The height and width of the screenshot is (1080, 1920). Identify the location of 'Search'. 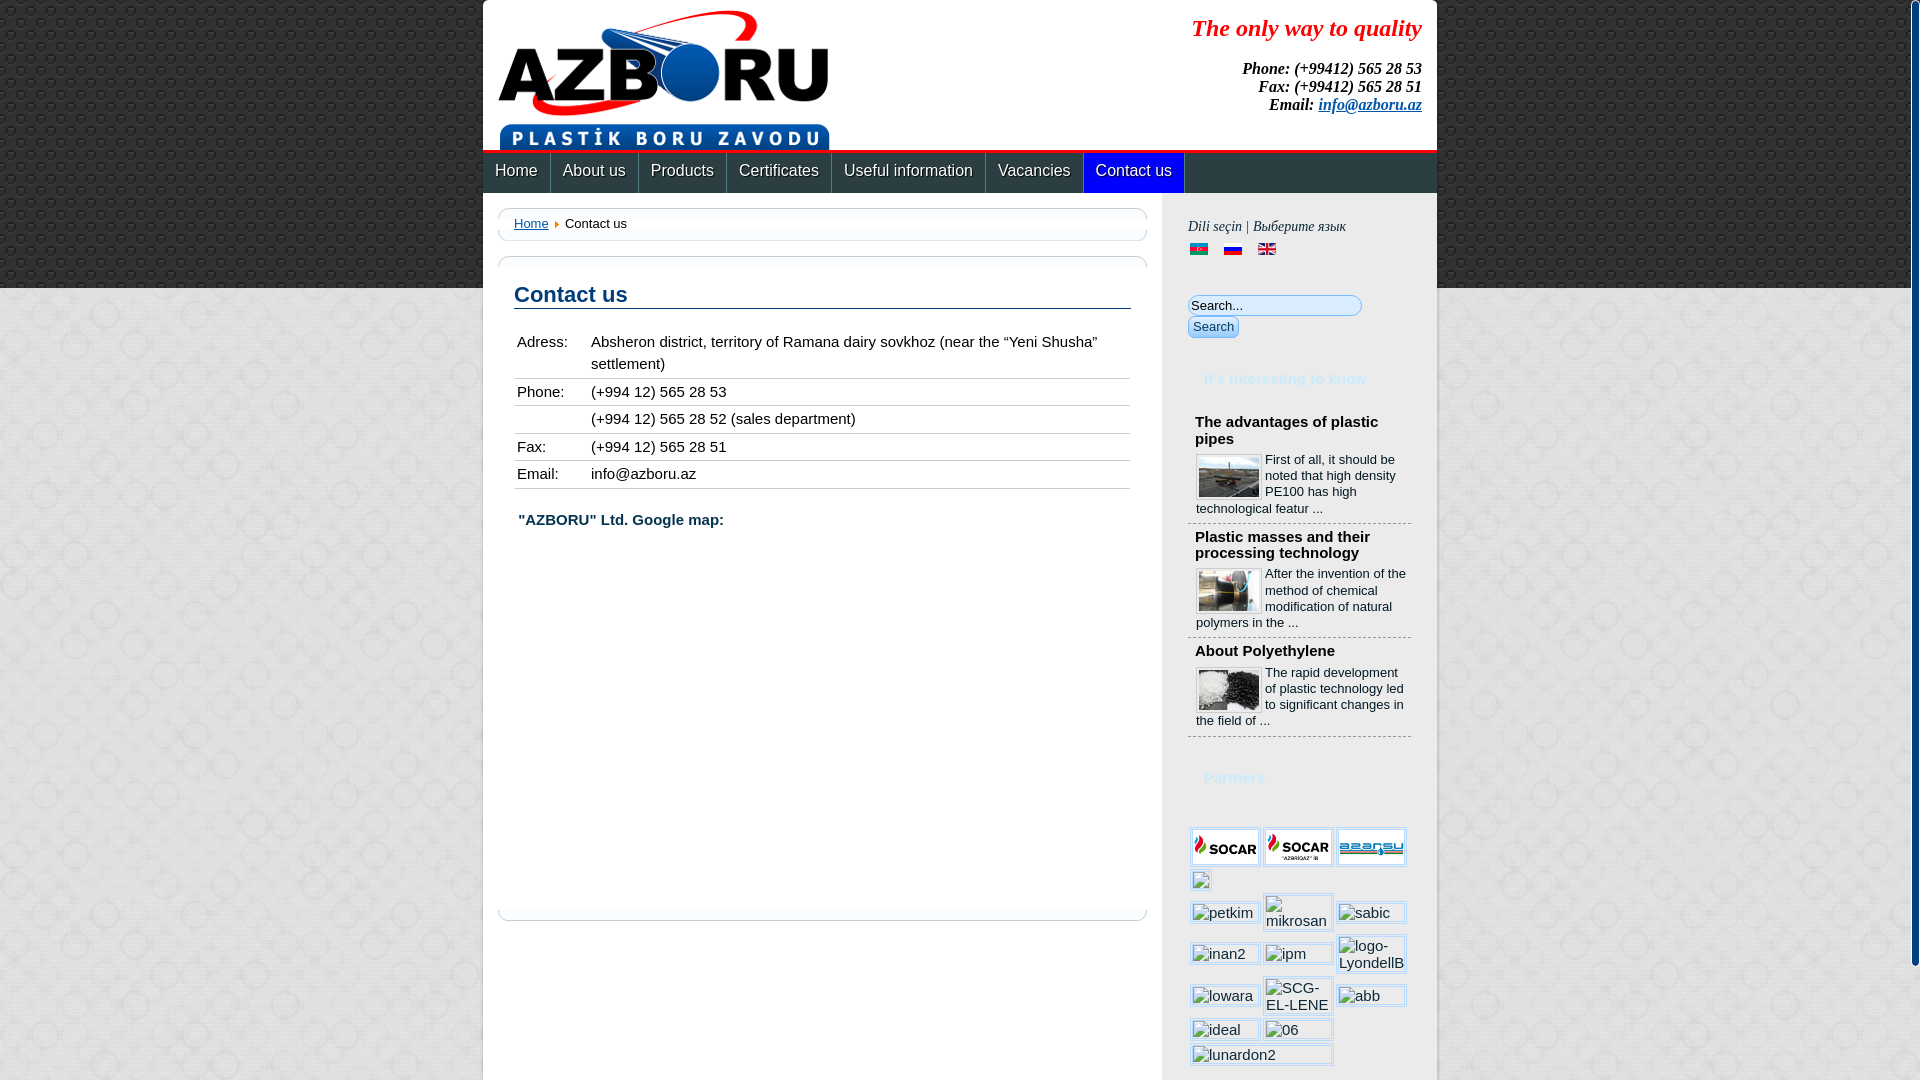
(1212, 326).